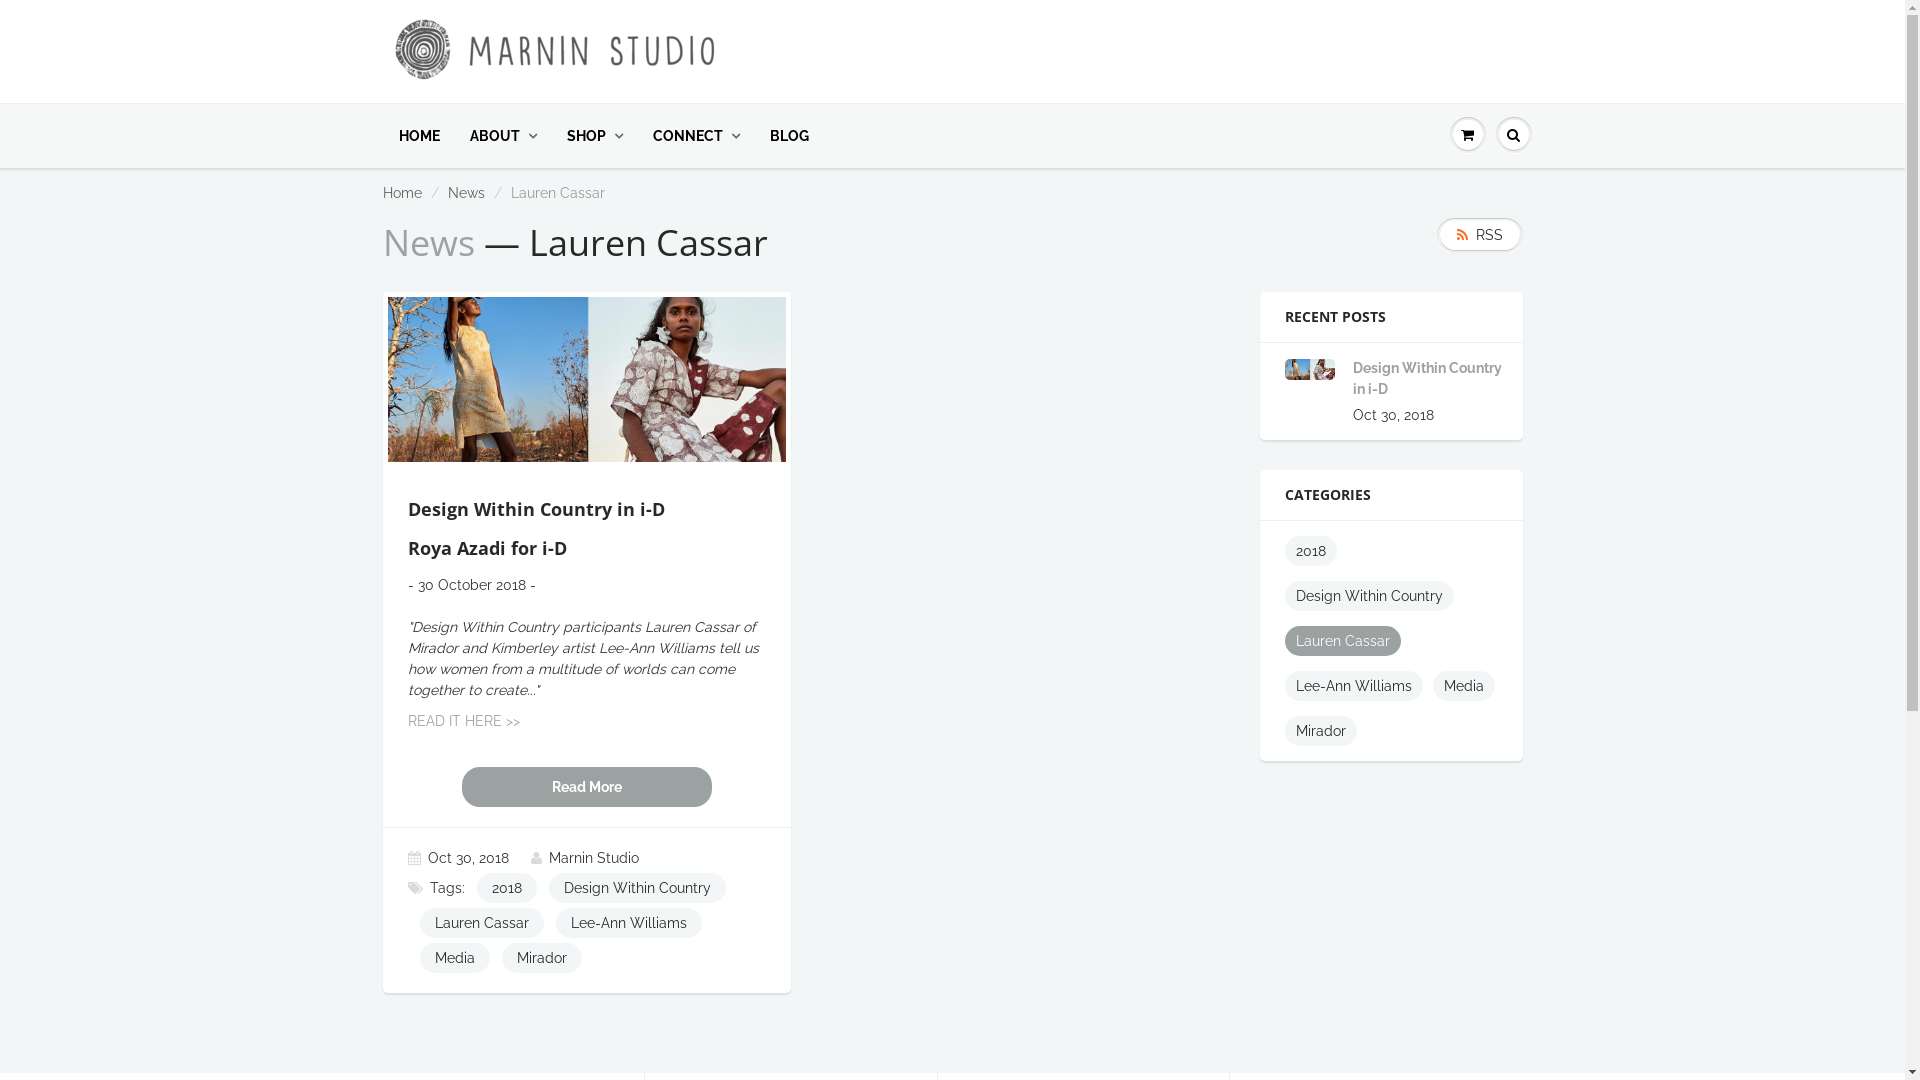 The height and width of the screenshot is (1080, 1920). I want to click on 'Design Within Country', so click(547, 886).